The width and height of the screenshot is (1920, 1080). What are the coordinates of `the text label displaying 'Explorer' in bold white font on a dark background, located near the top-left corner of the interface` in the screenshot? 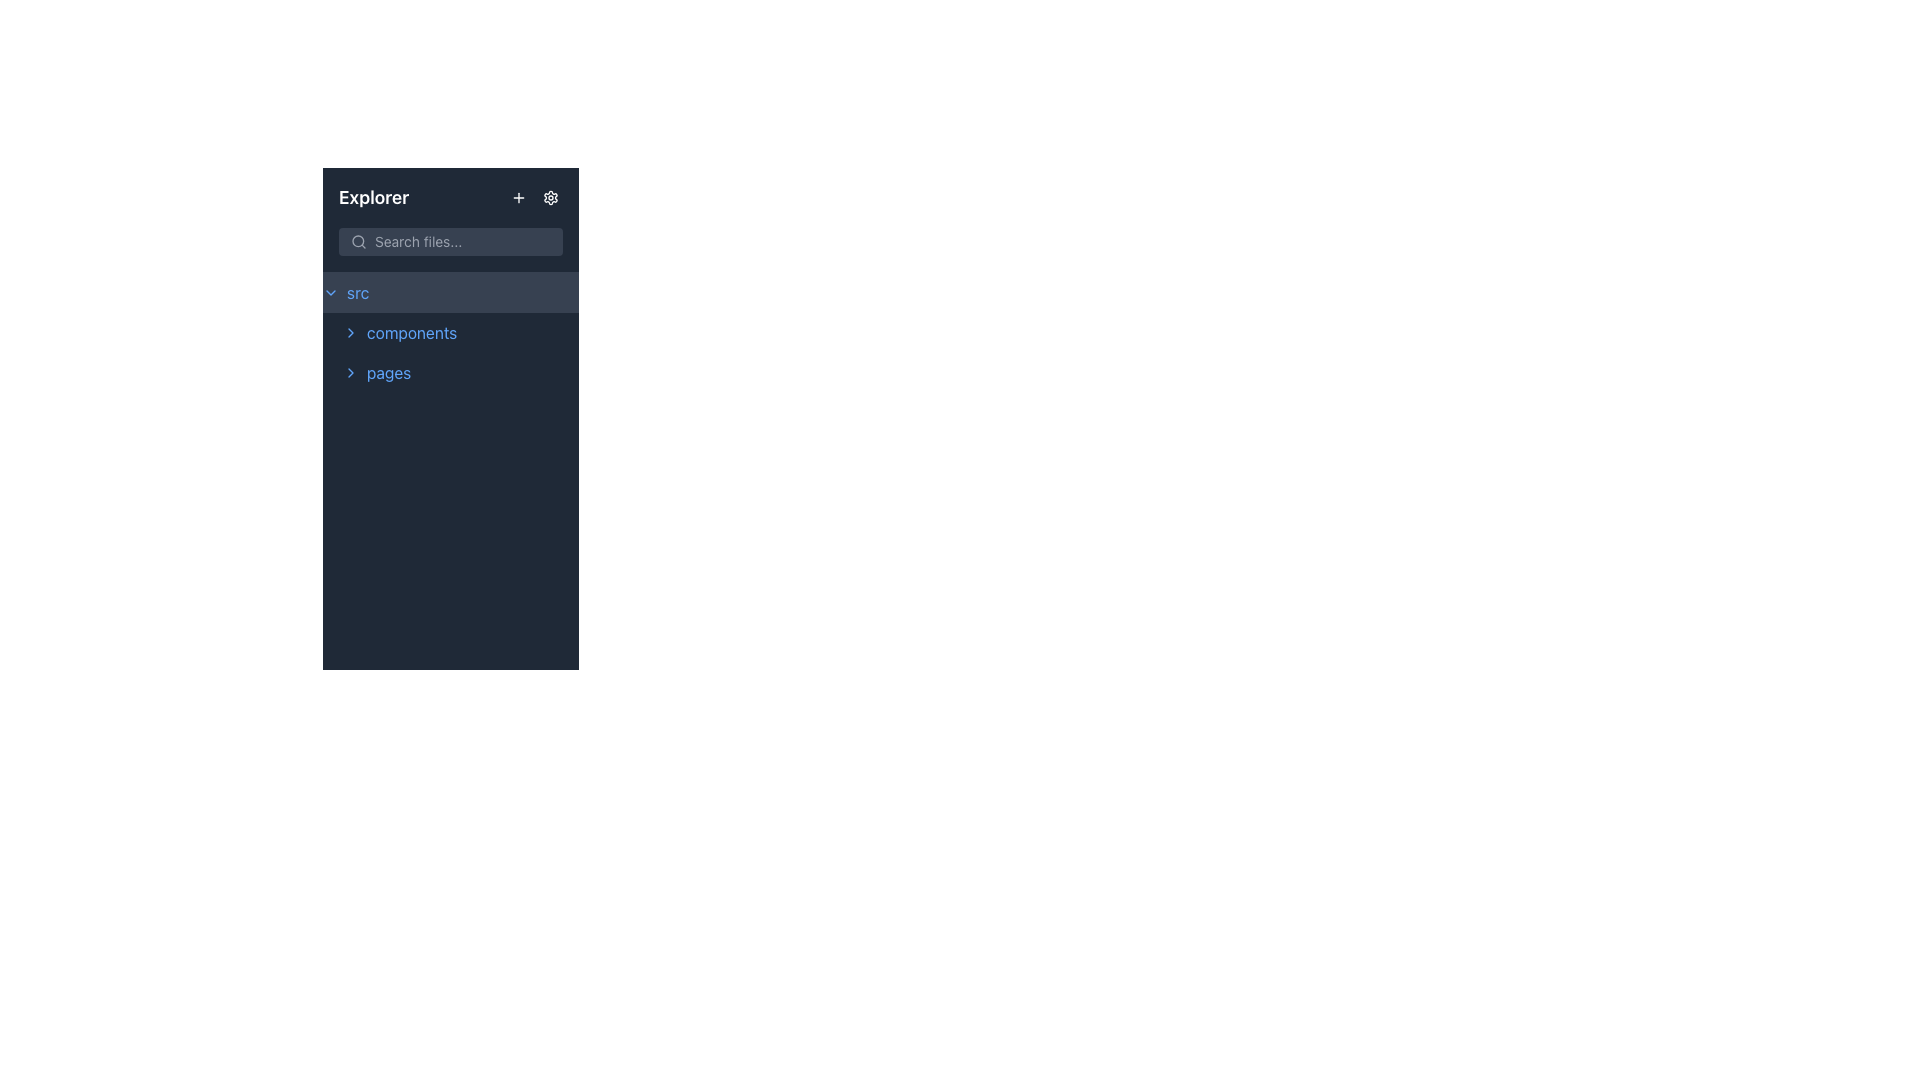 It's located at (374, 197).